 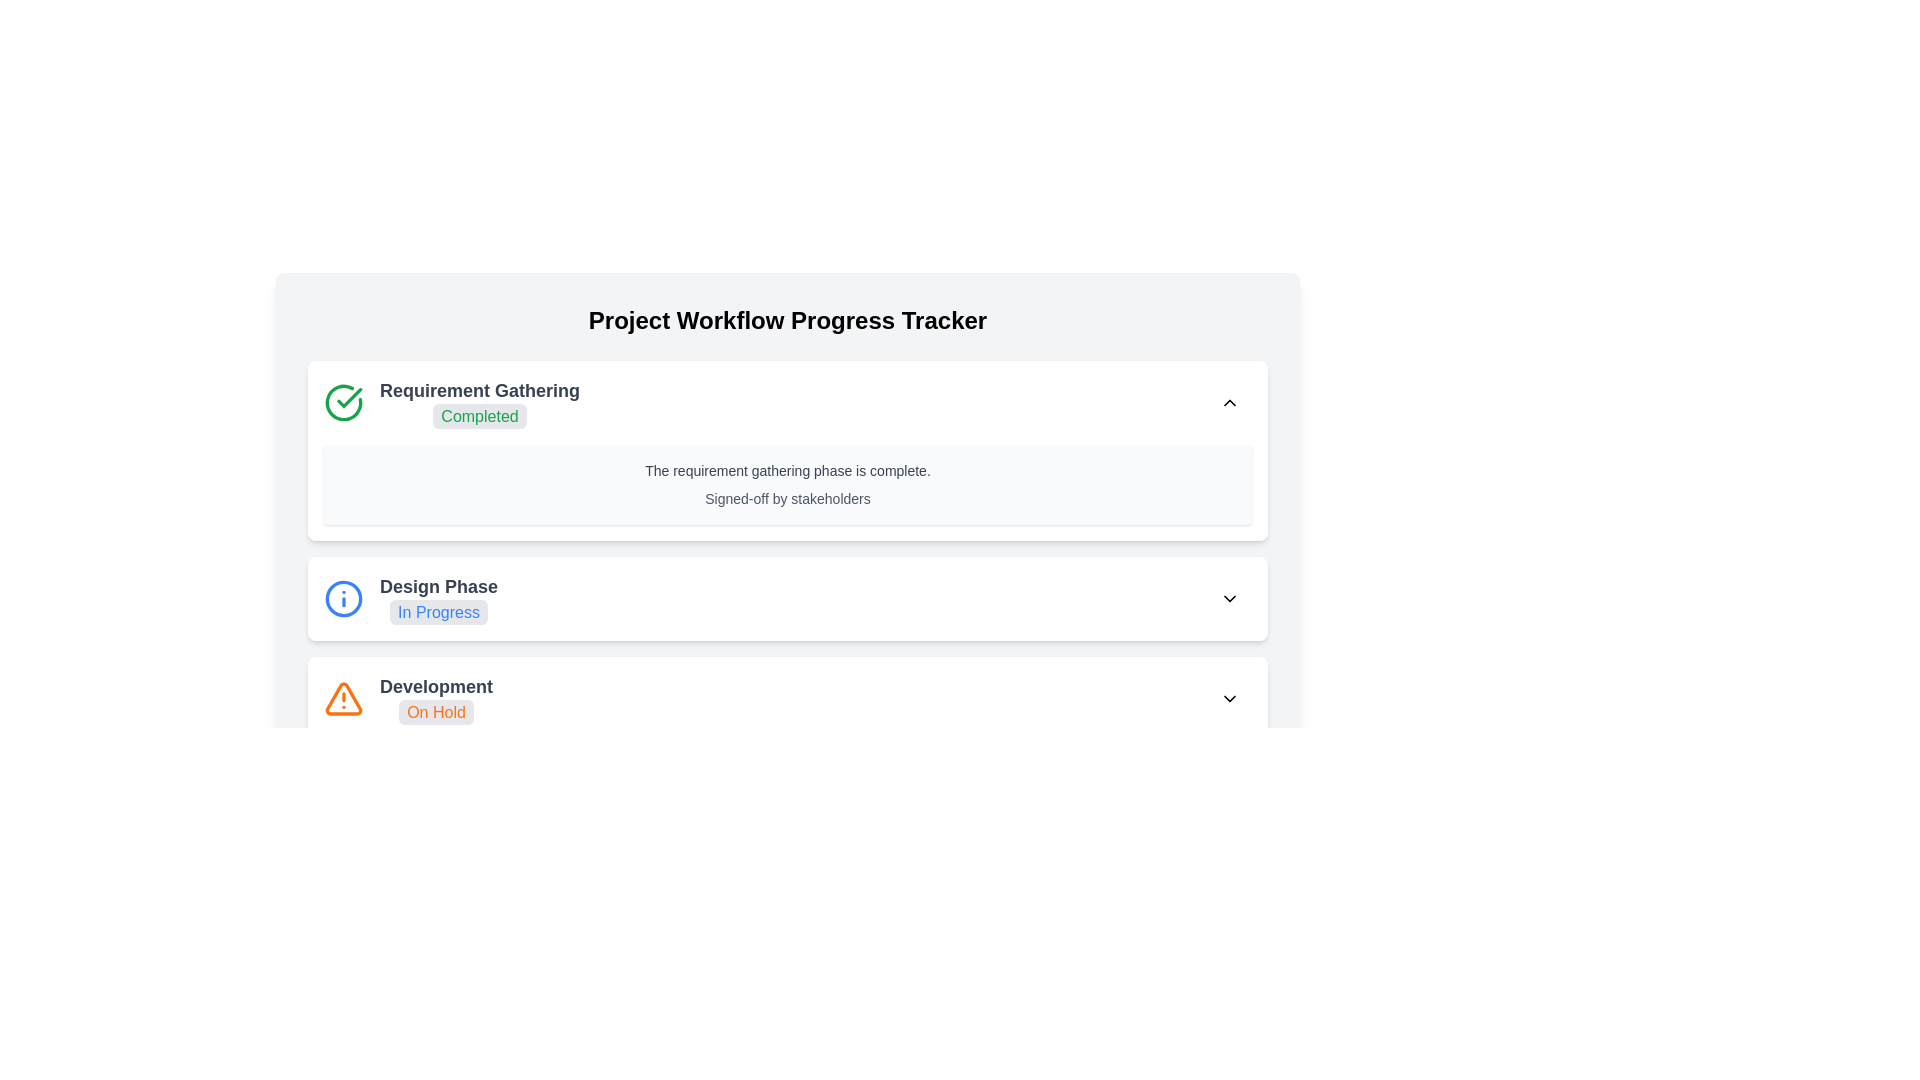 What do you see at coordinates (786, 597) in the screenshot?
I see `title and status of the 'Design Phase' card, which is the second card in the workflow tracker, positioned between 'Requirement Gathering' and 'Development'` at bounding box center [786, 597].